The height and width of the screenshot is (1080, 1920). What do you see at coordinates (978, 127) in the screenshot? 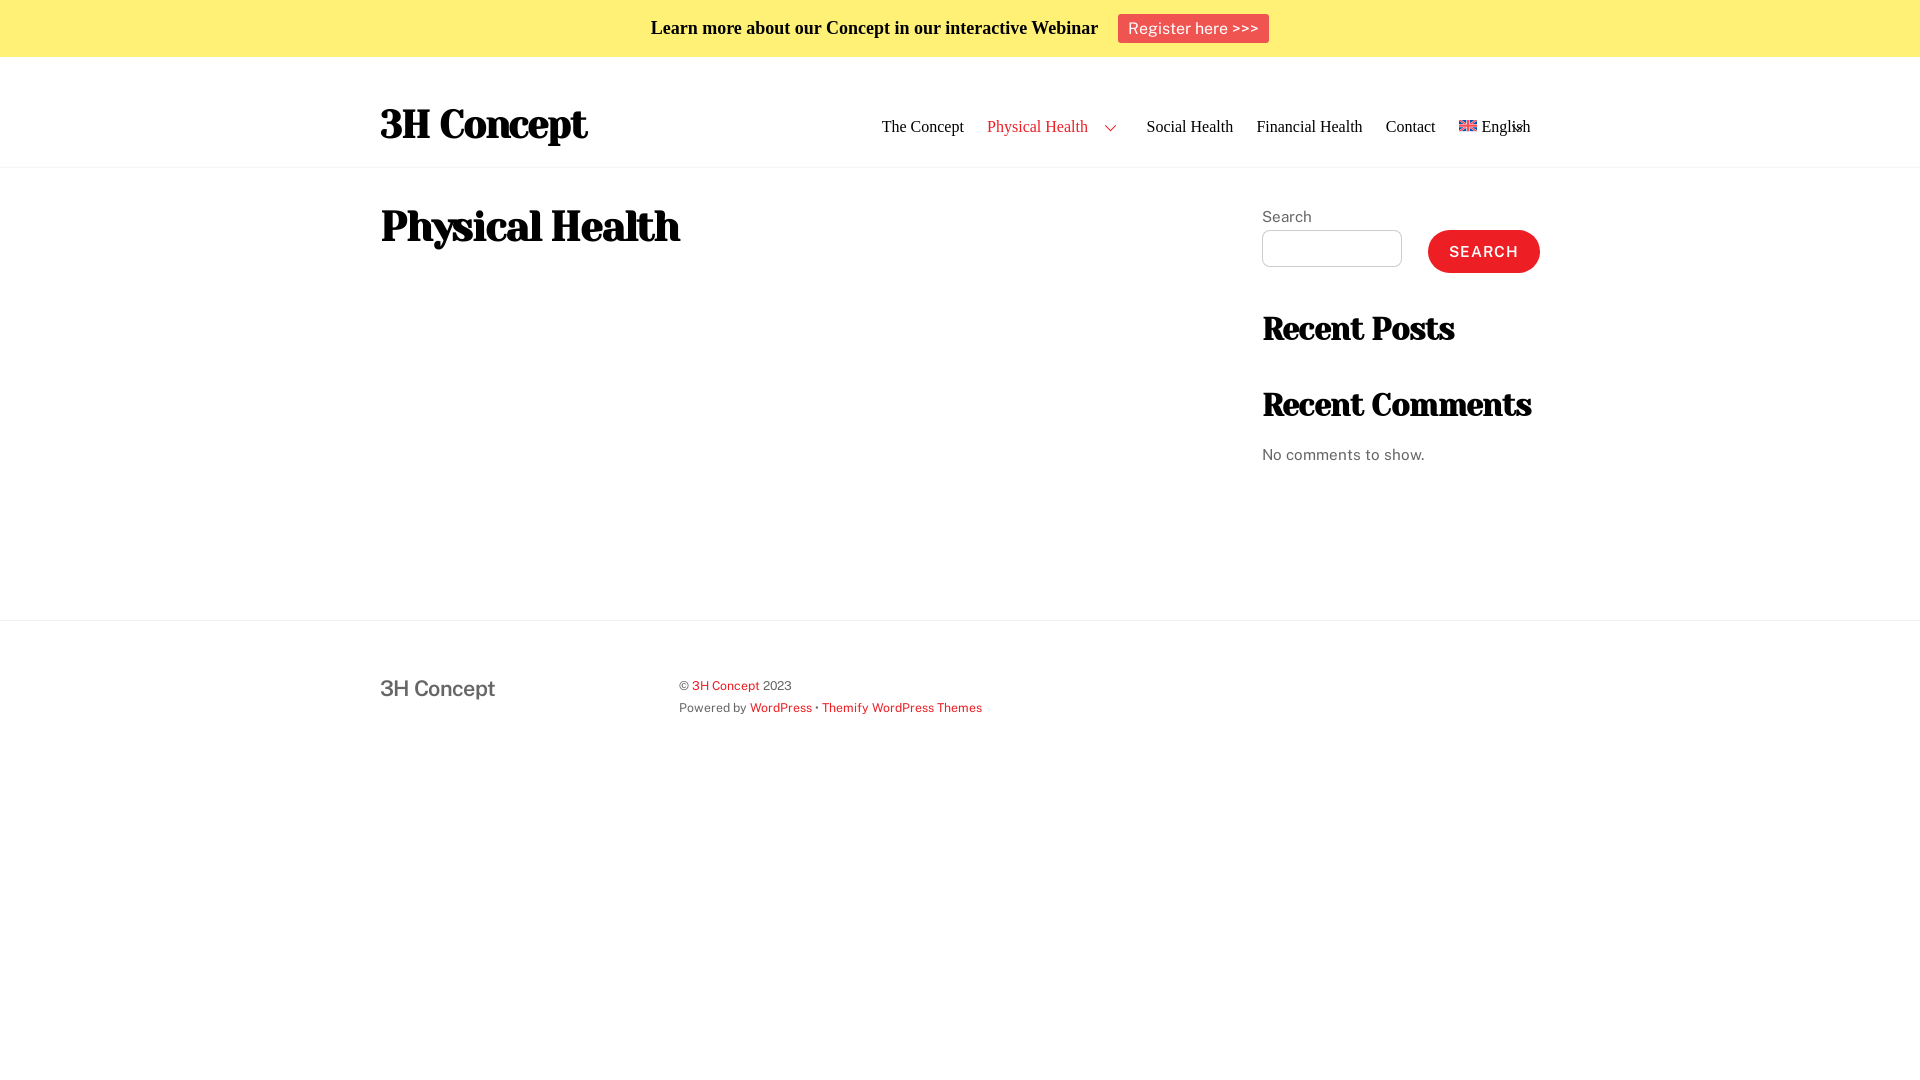
I see `'Physical Health'` at bounding box center [978, 127].